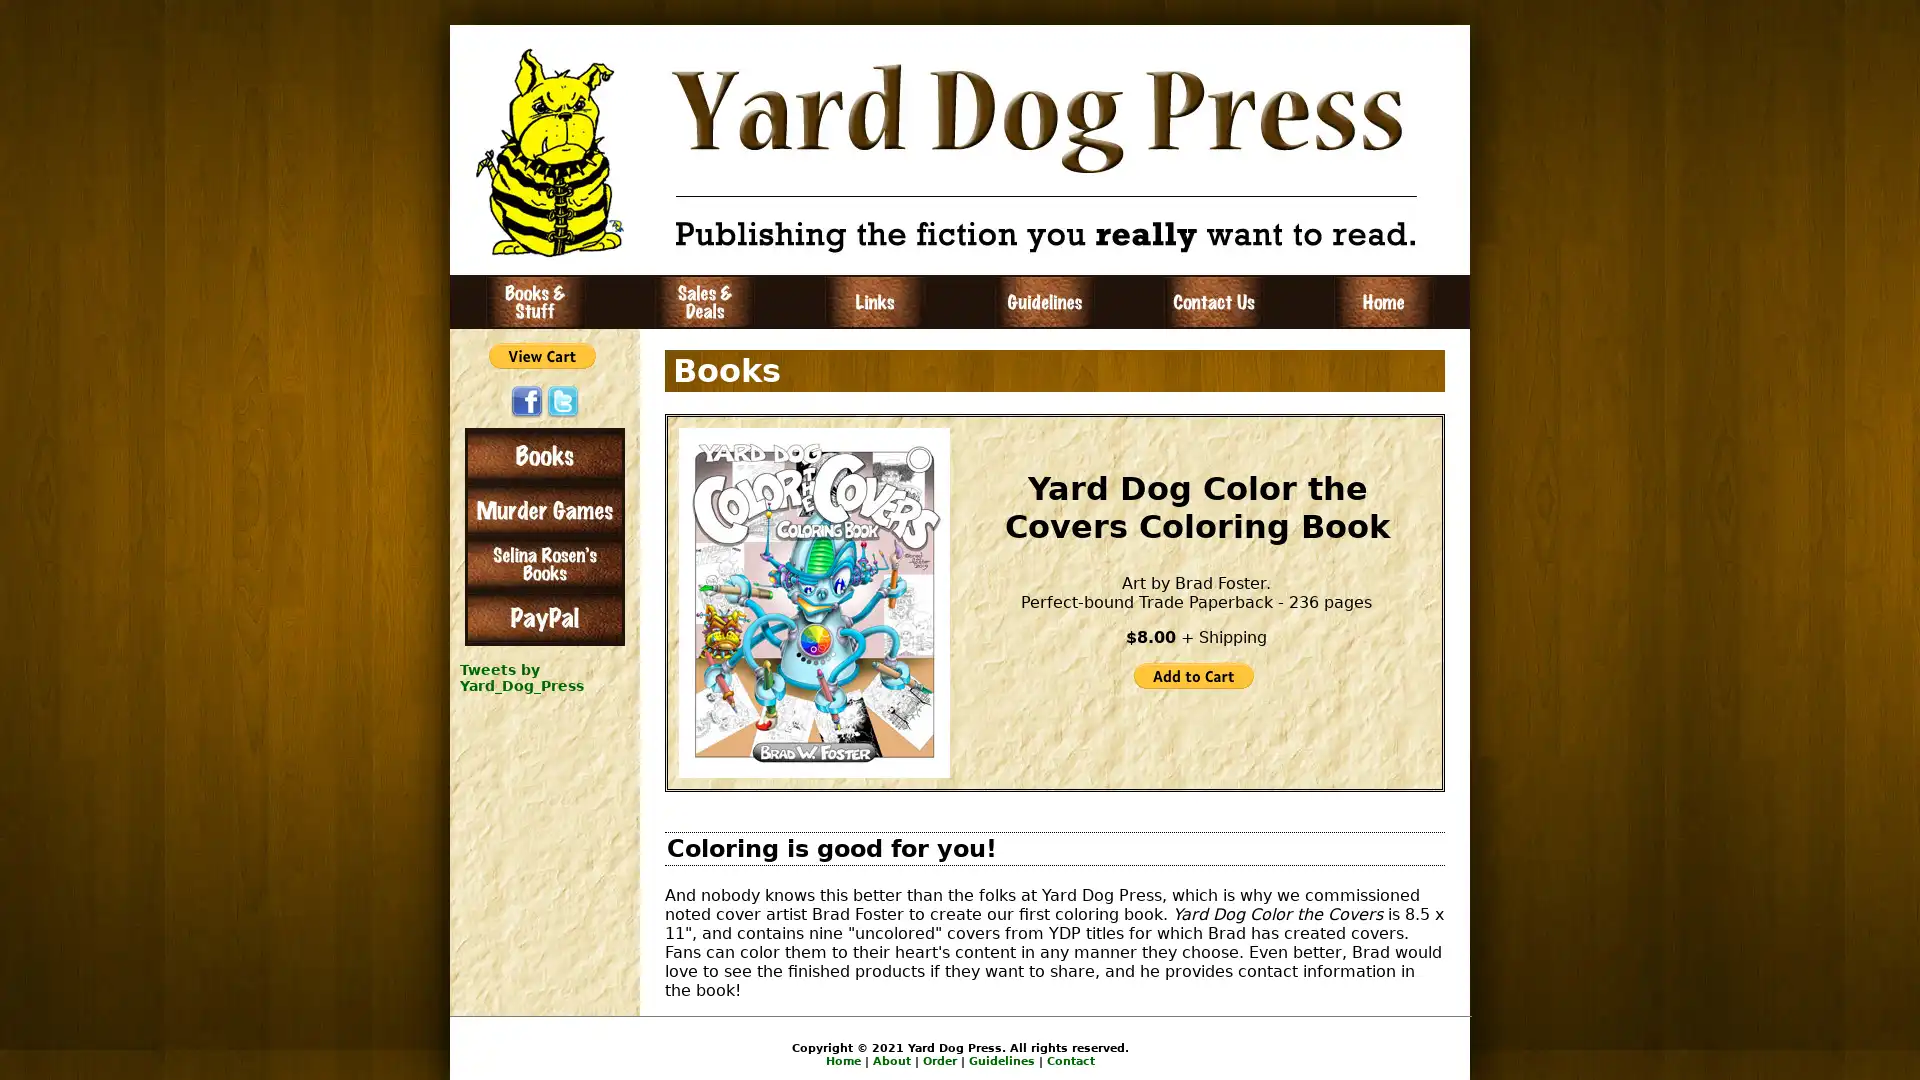 This screenshot has height=1080, width=1920. I want to click on PayPal - The safer, easier way to pay online!, so click(1193, 666).